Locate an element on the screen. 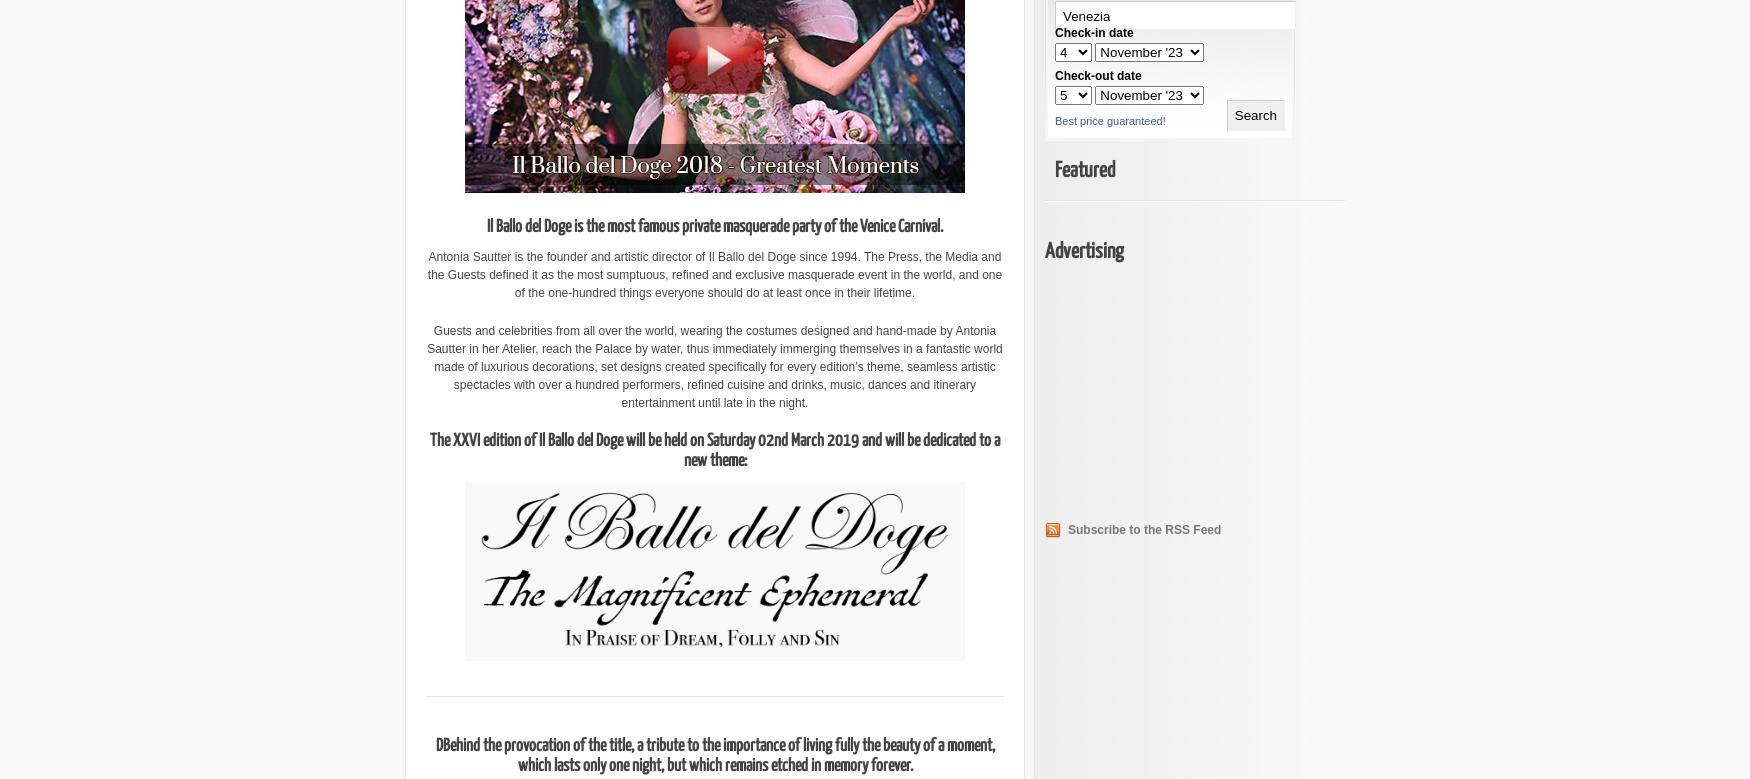  'Advertising' is located at coordinates (1084, 251).